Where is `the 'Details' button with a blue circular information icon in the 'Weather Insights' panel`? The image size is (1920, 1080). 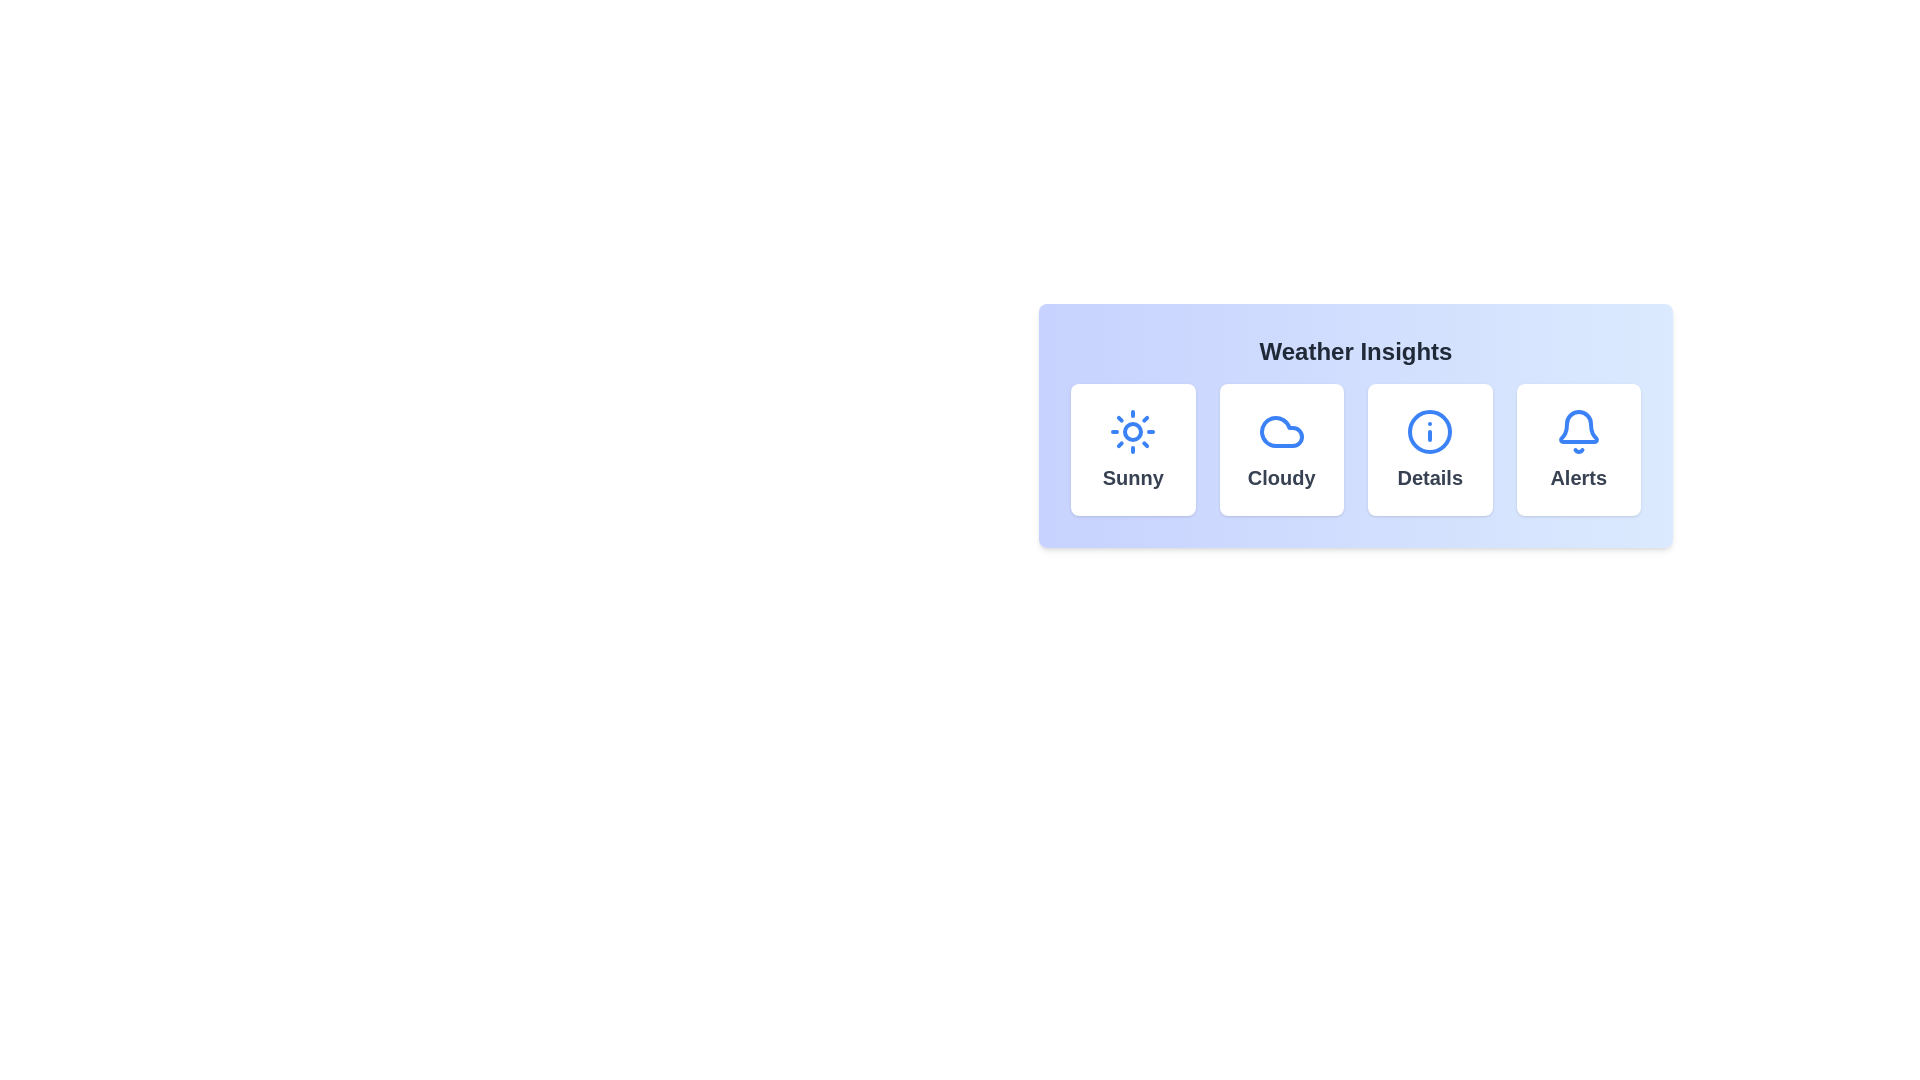
the 'Details' button with a blue circular information icon in the 'Weather Insights' panel is located at coordinates (1429, 450).